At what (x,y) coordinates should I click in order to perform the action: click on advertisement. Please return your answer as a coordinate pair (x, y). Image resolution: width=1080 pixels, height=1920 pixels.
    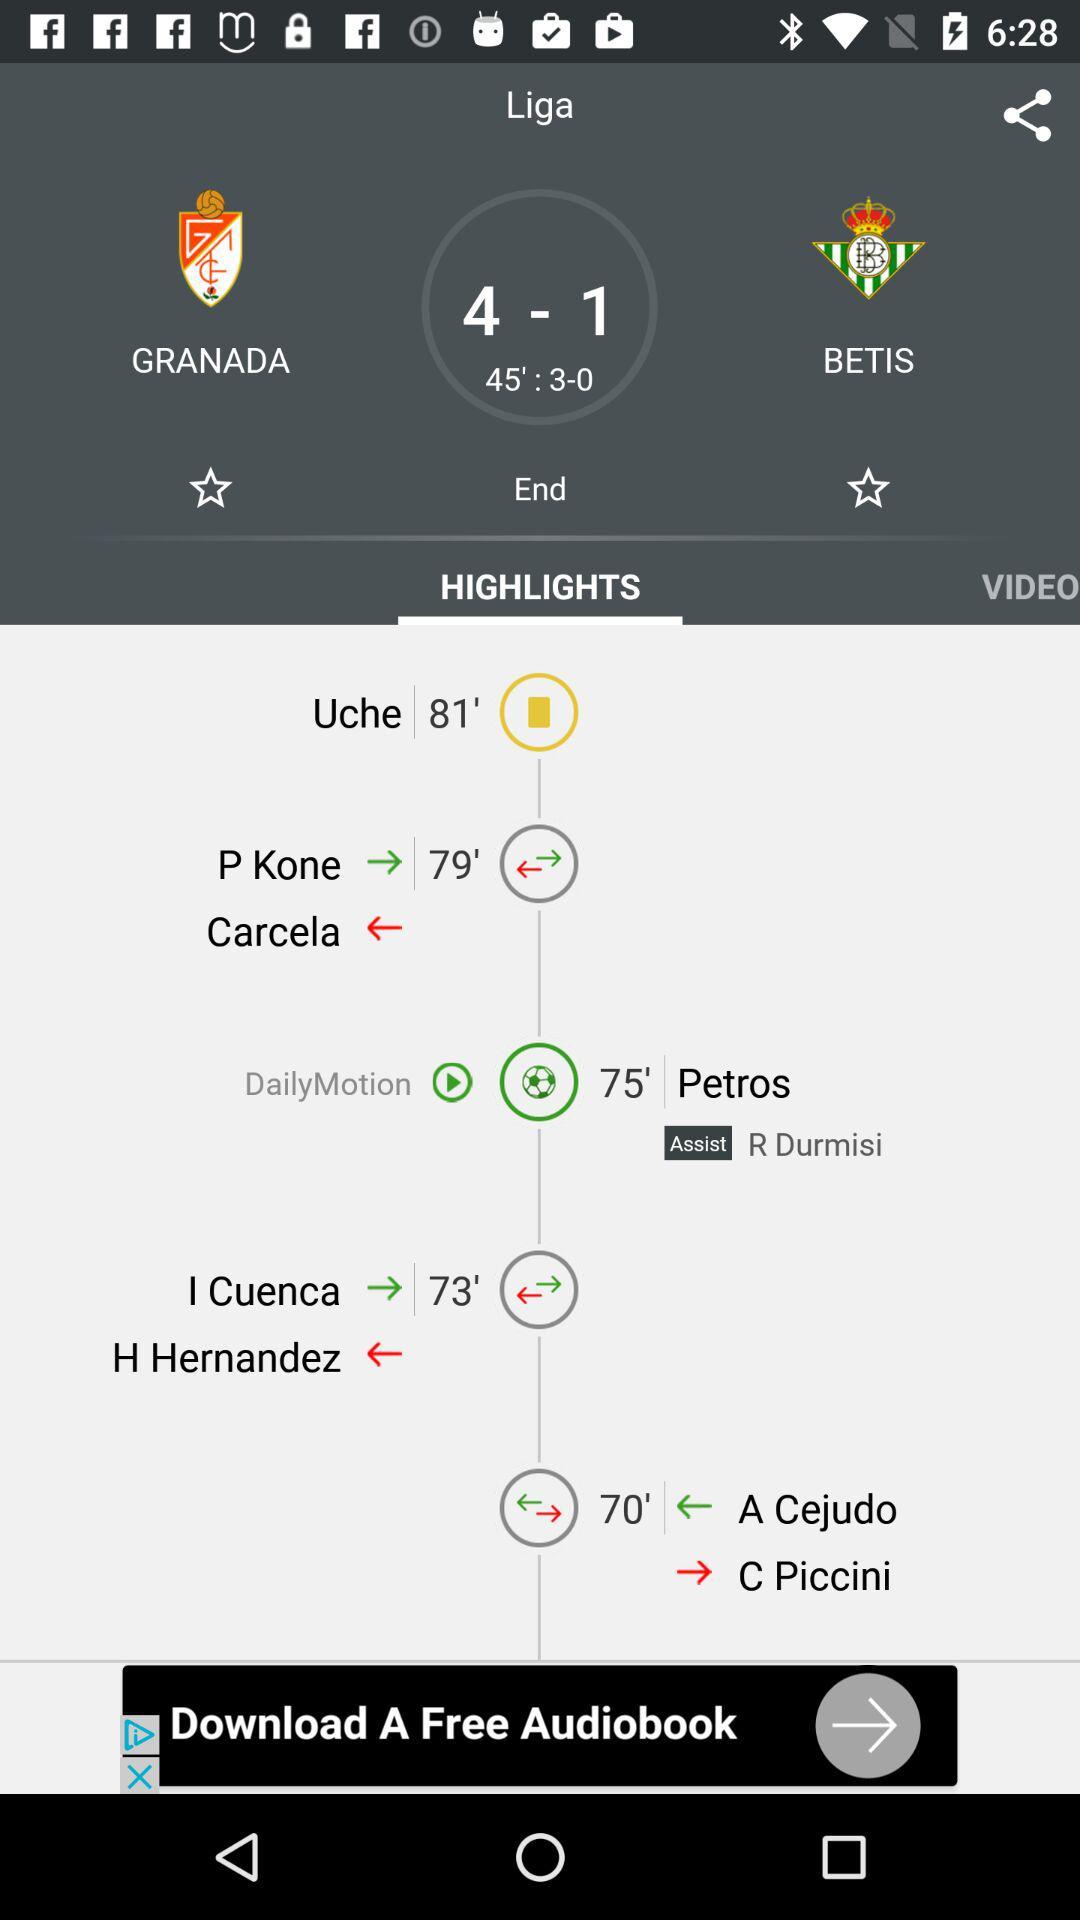
    Looking at the image, I should click on (540, 1727).